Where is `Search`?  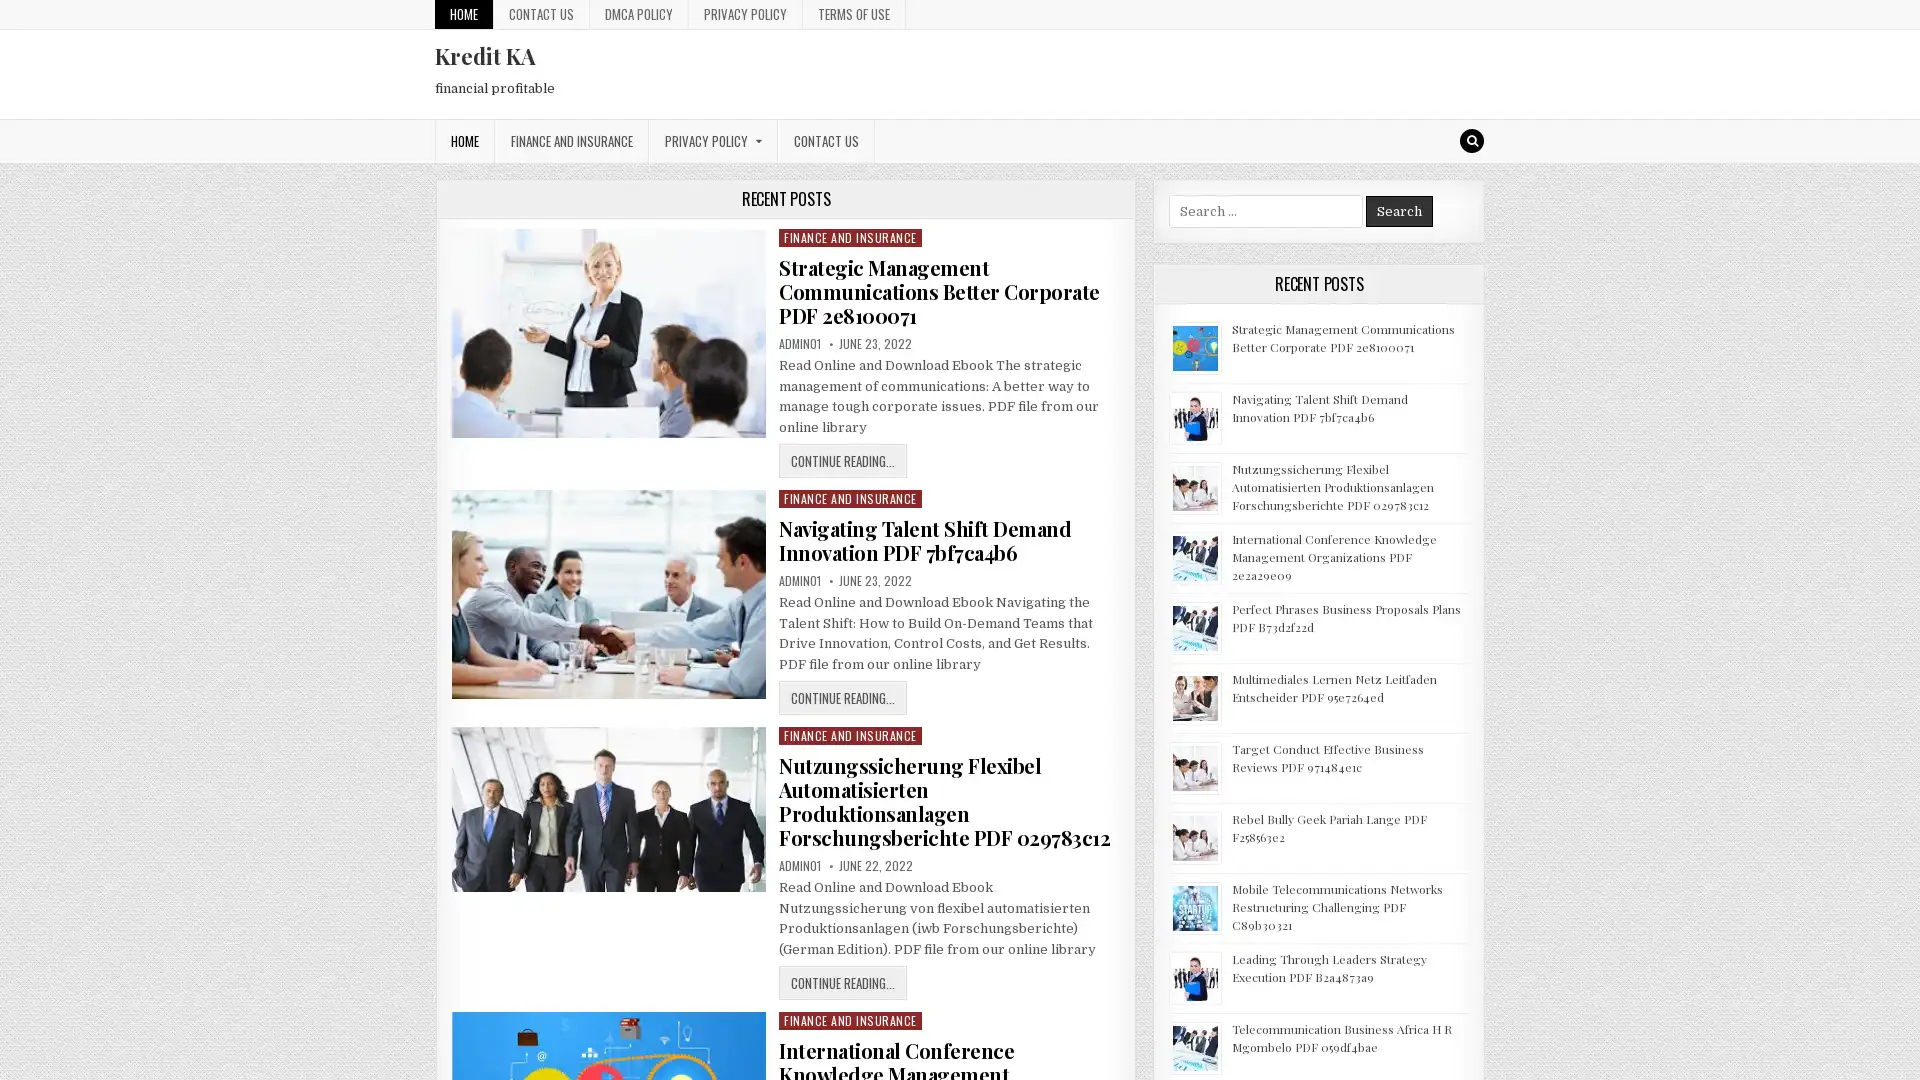 Search is located at coordinates (1398, 211).